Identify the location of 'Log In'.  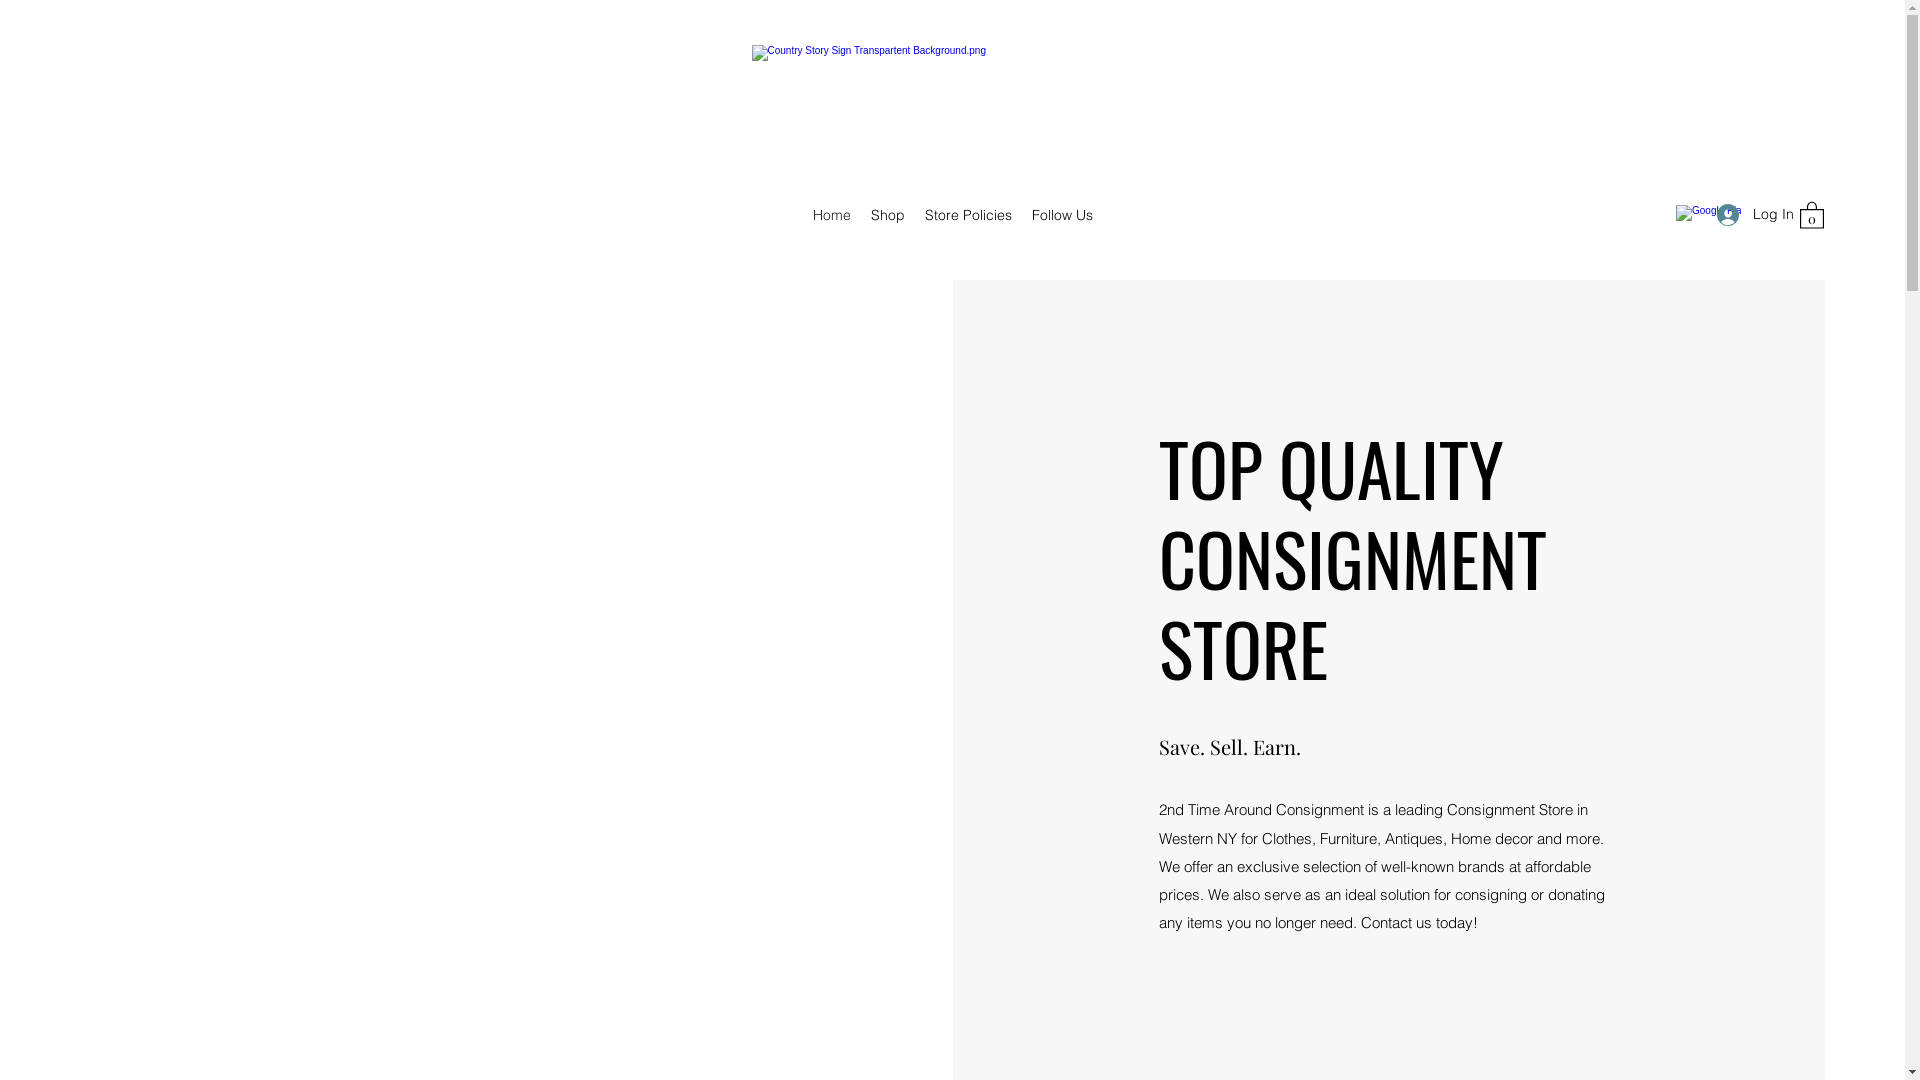
(1746, 214).